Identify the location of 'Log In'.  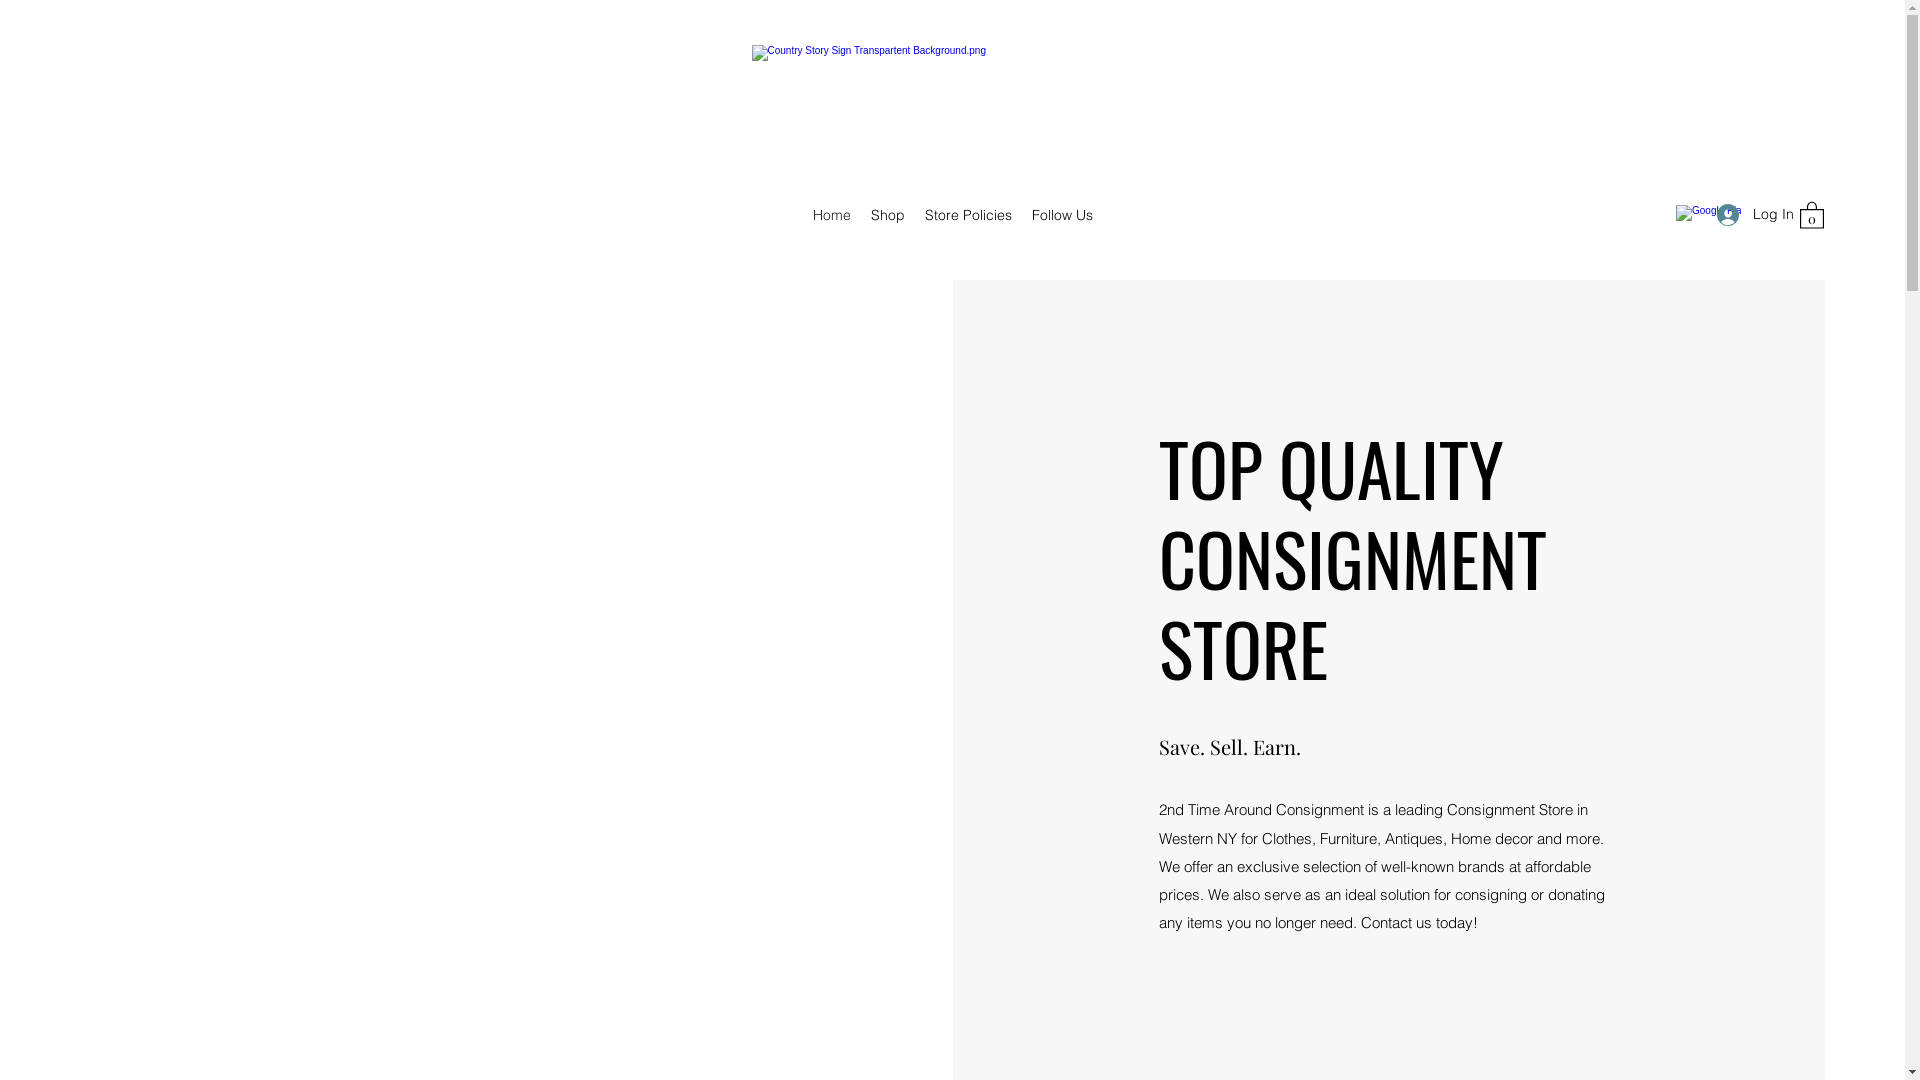
(1746, 214).